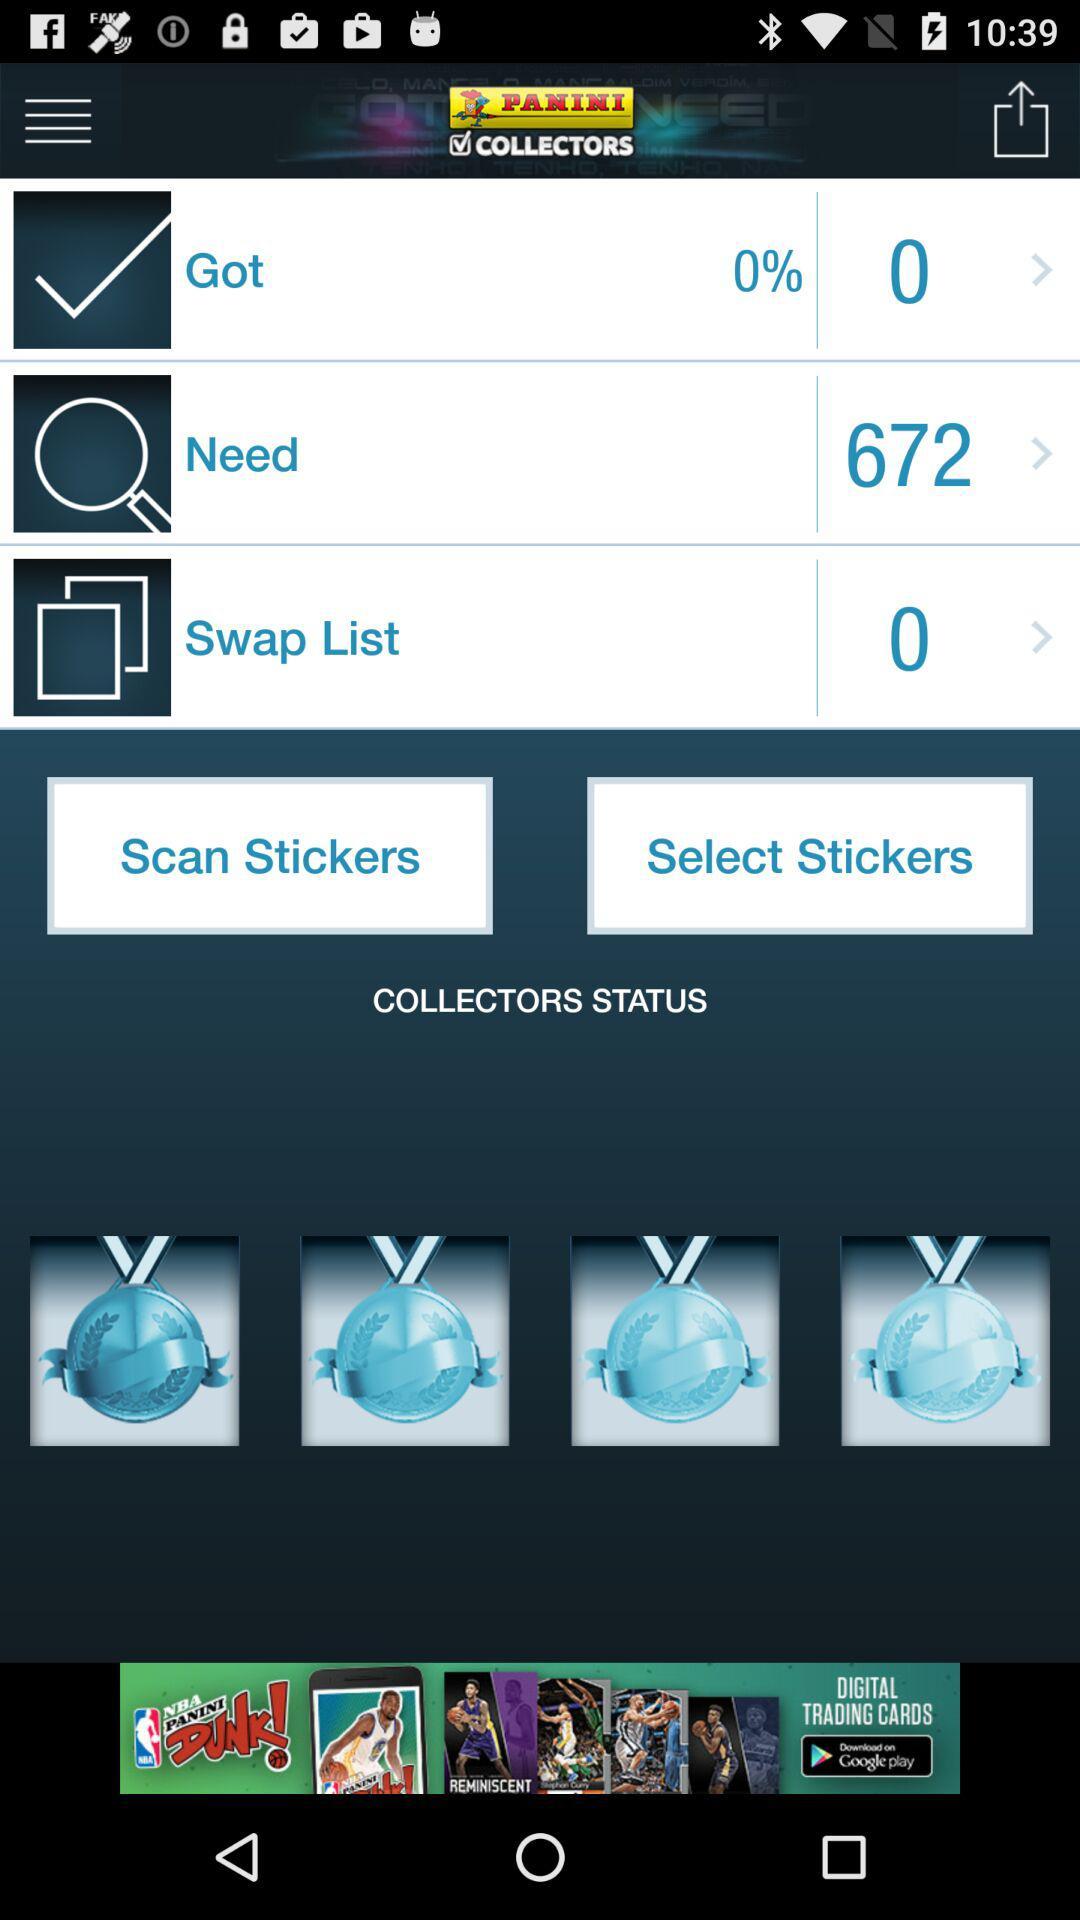  Describe the element at coordinates (405, 1340) in the screenshot. I see `medal` at that location.